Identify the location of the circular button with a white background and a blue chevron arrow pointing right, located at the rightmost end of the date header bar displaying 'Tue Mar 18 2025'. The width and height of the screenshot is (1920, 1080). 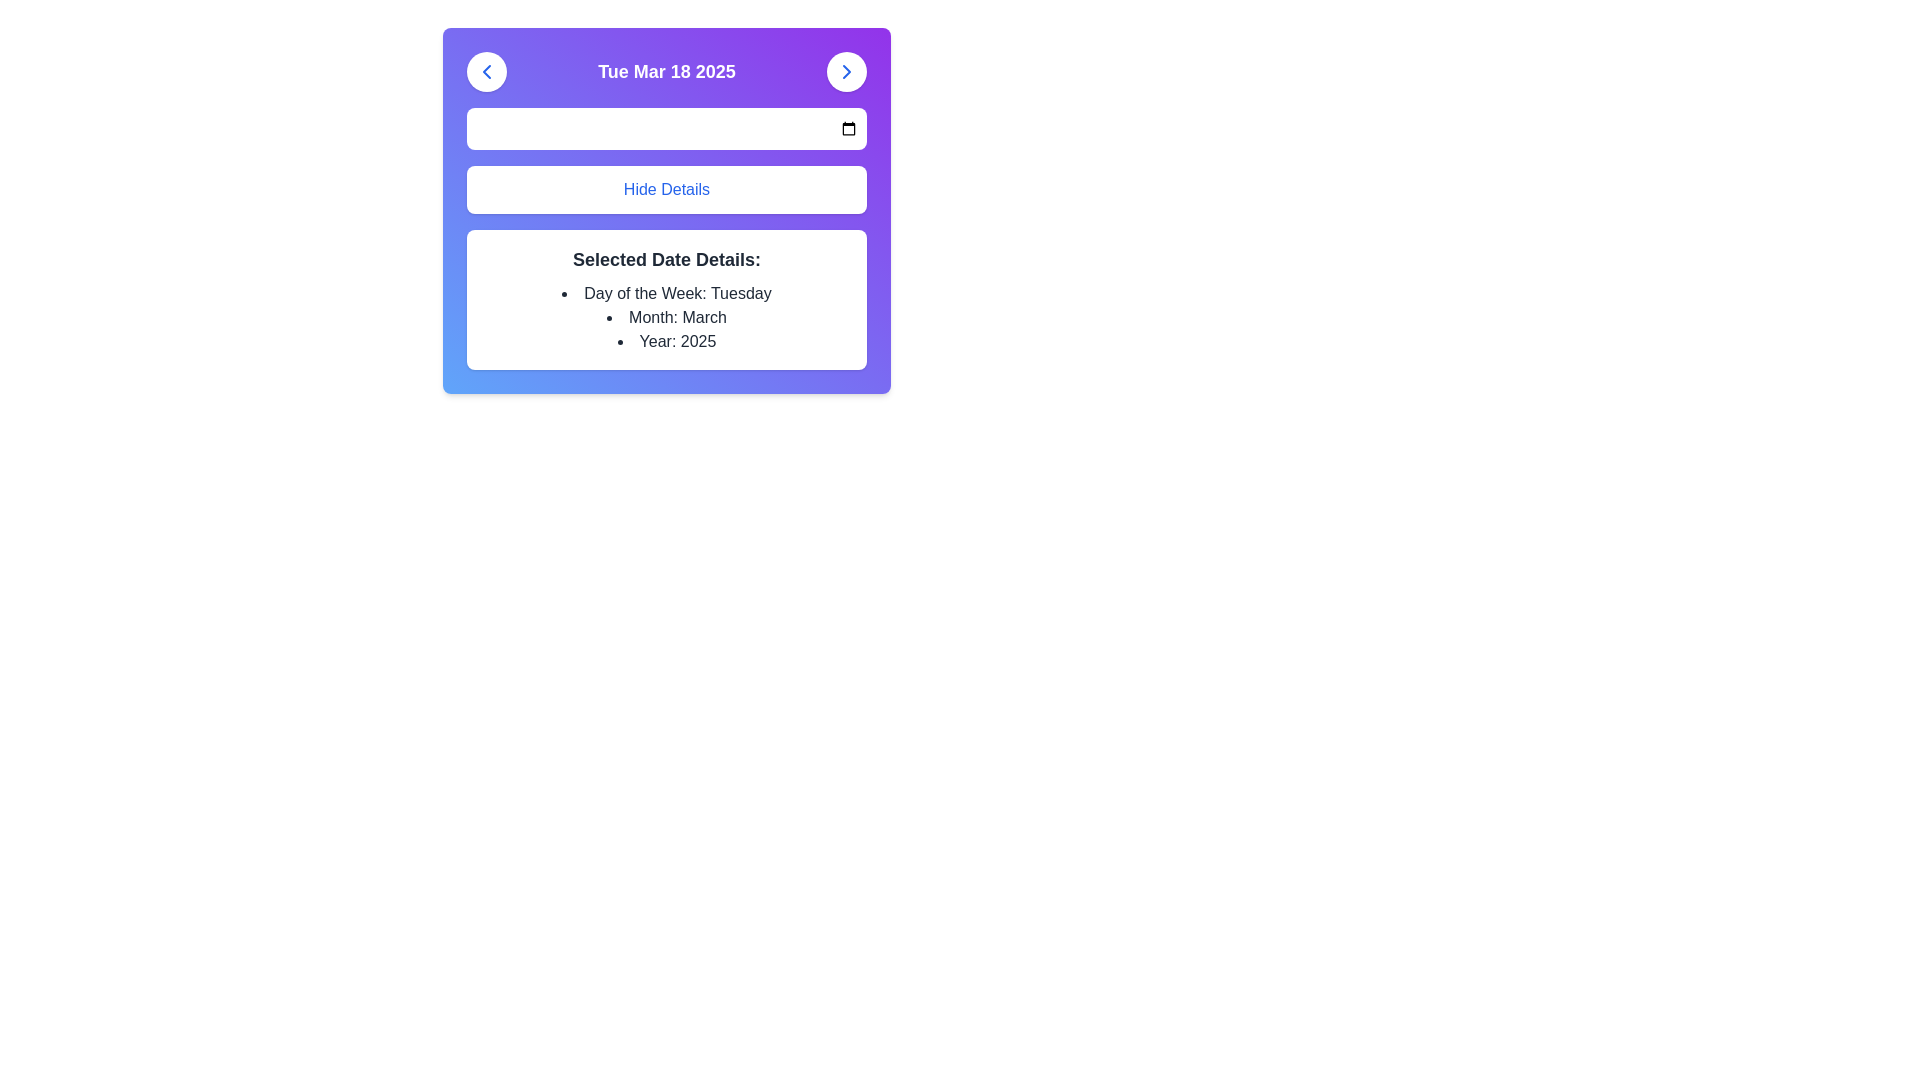
(846, 71).